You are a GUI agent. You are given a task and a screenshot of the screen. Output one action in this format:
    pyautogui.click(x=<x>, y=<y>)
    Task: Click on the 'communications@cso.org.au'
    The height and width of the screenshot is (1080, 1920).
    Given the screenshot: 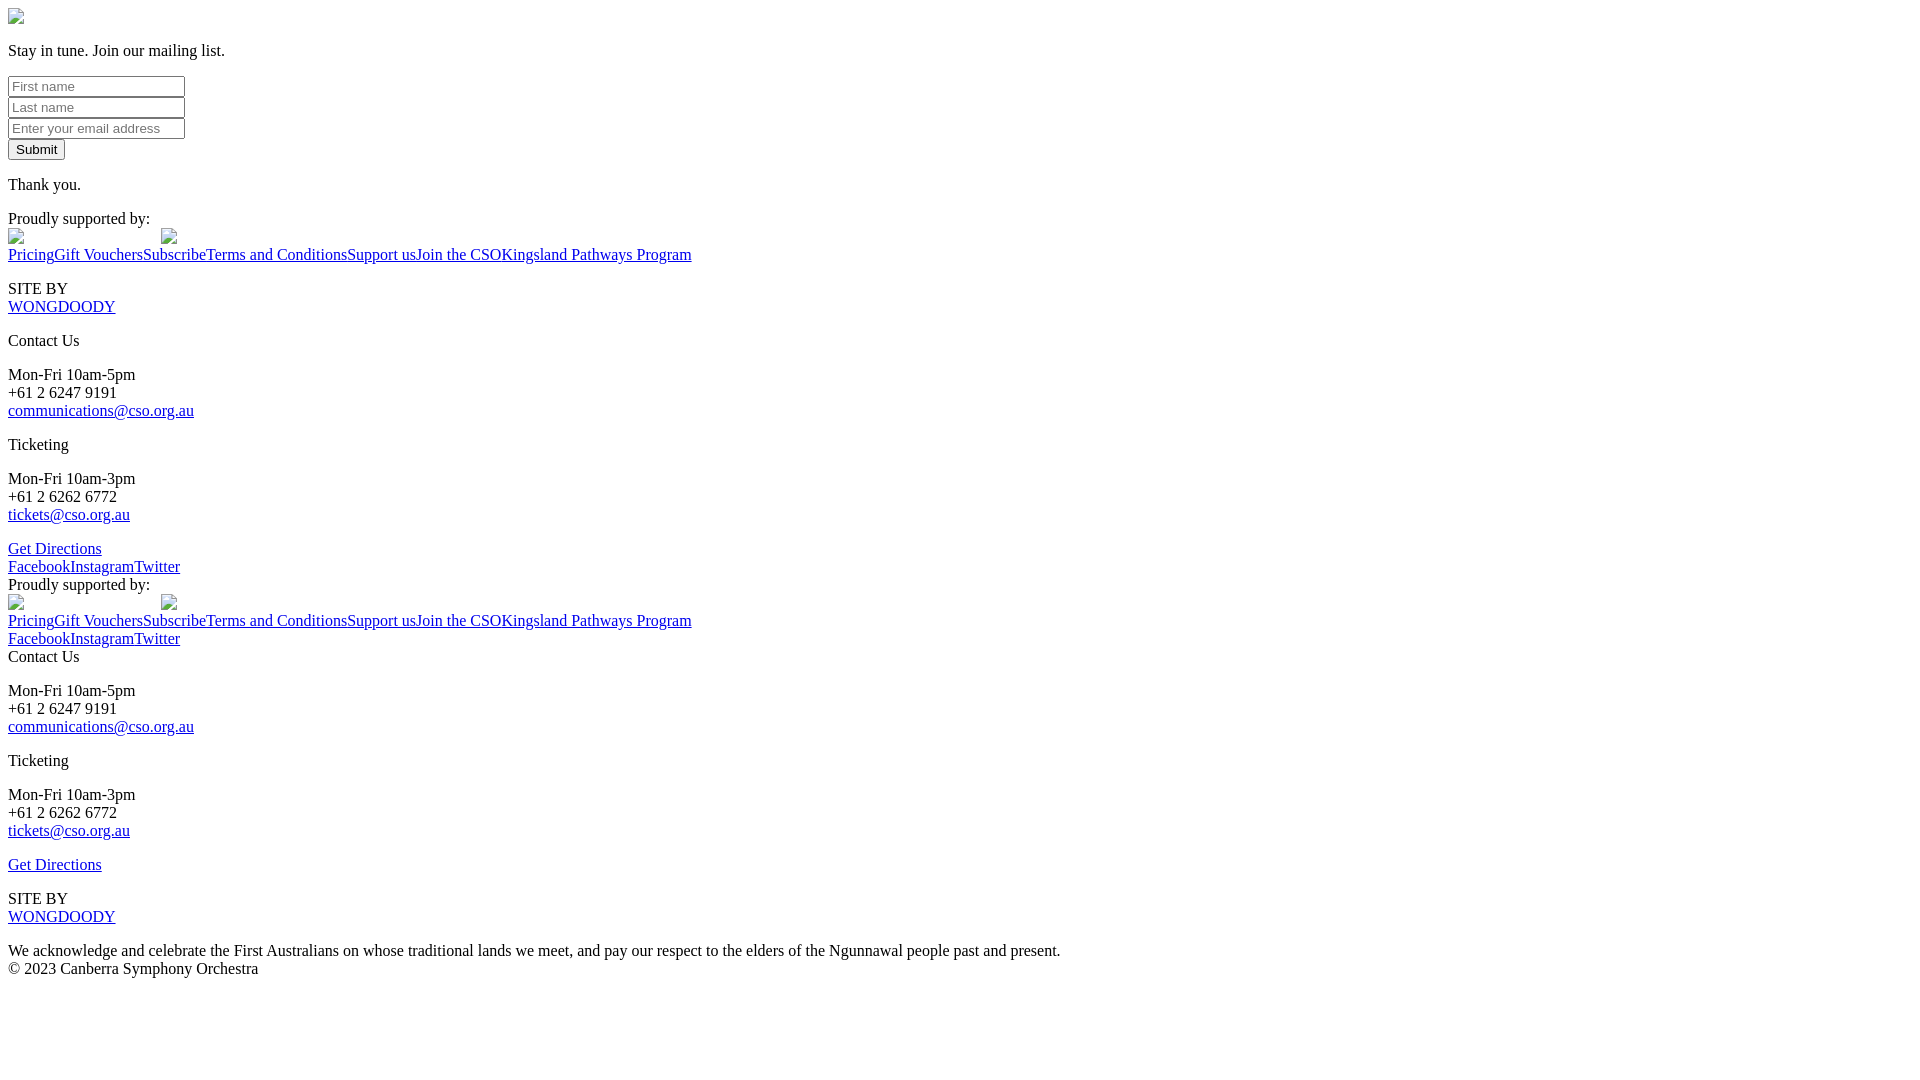 What is the action you would take?
    pyautogui.click(x=99, y=409)
    